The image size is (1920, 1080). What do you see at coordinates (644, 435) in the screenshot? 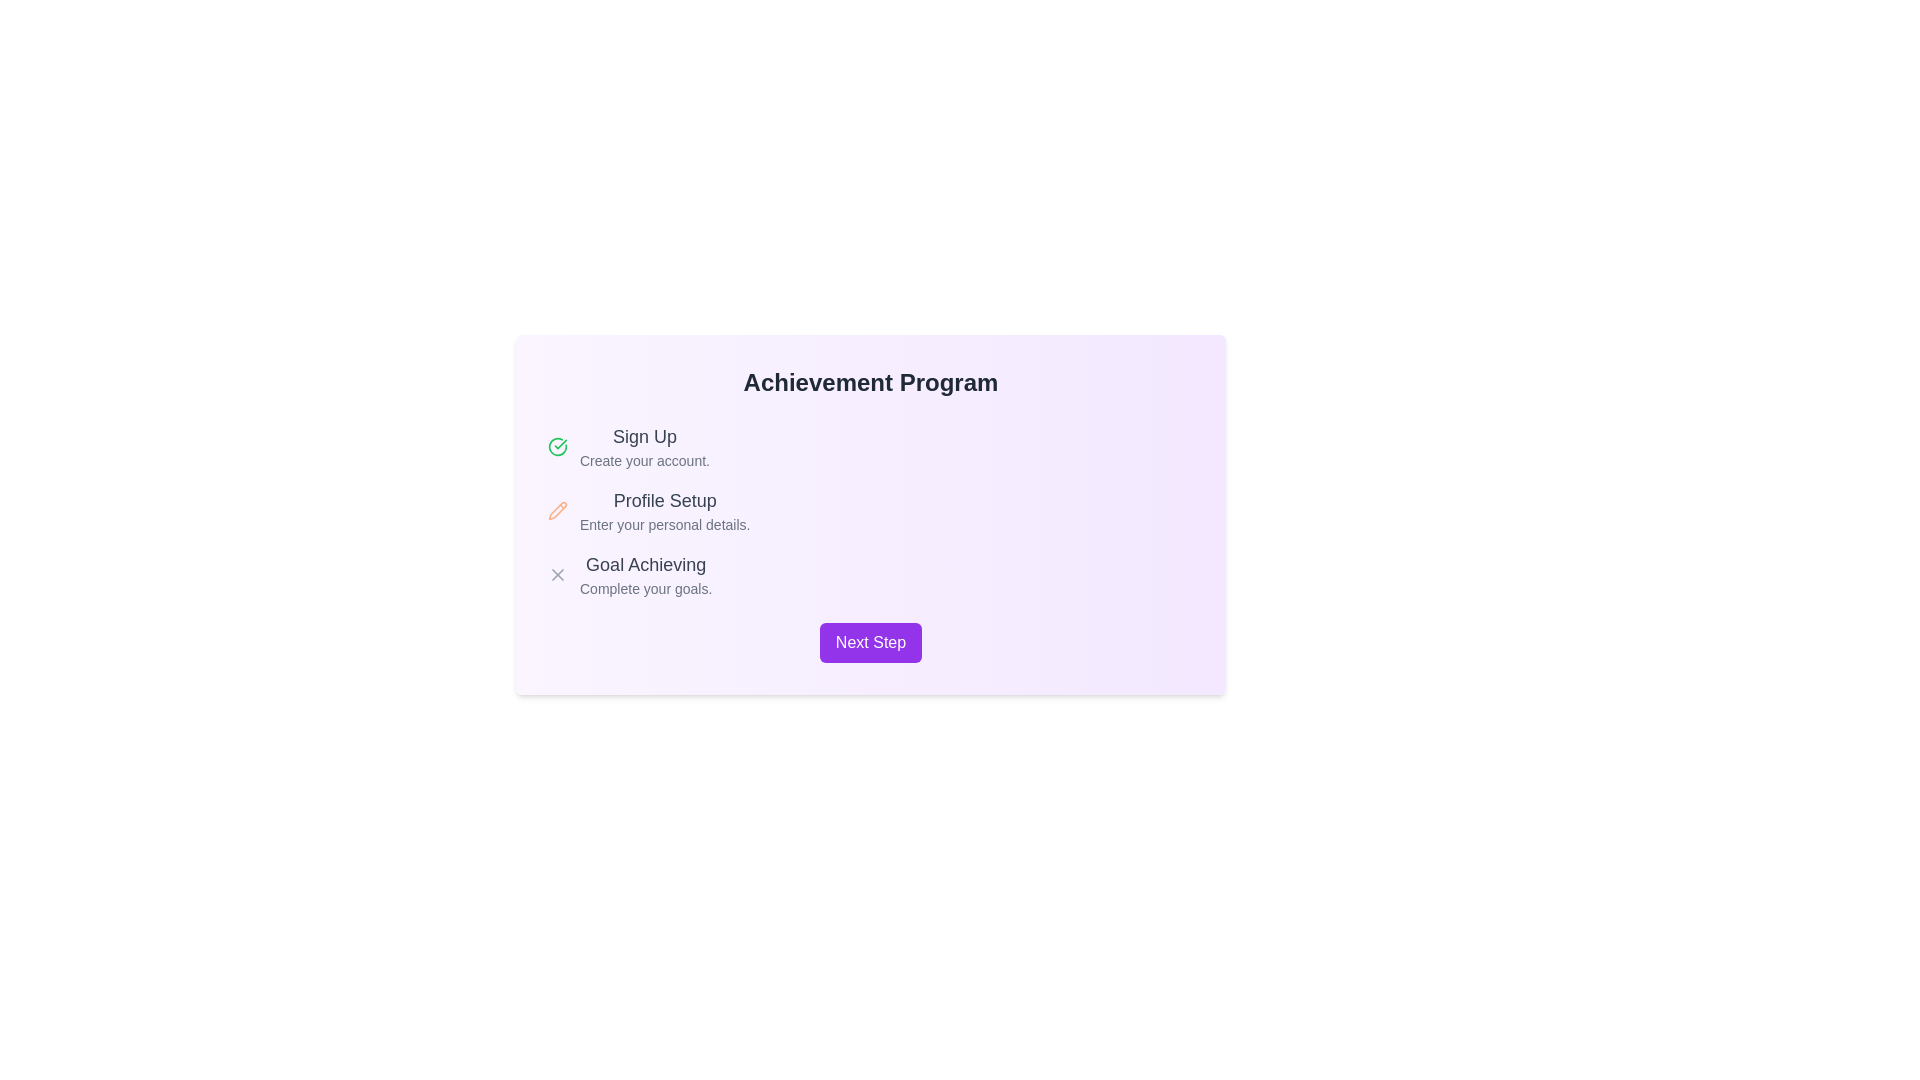
I see `the static text label displaying 'Sign Up', which is prominently positioned at the top-left corner of the card-like section labeled 'Achievement Program'` at bounding box center [644, 435].